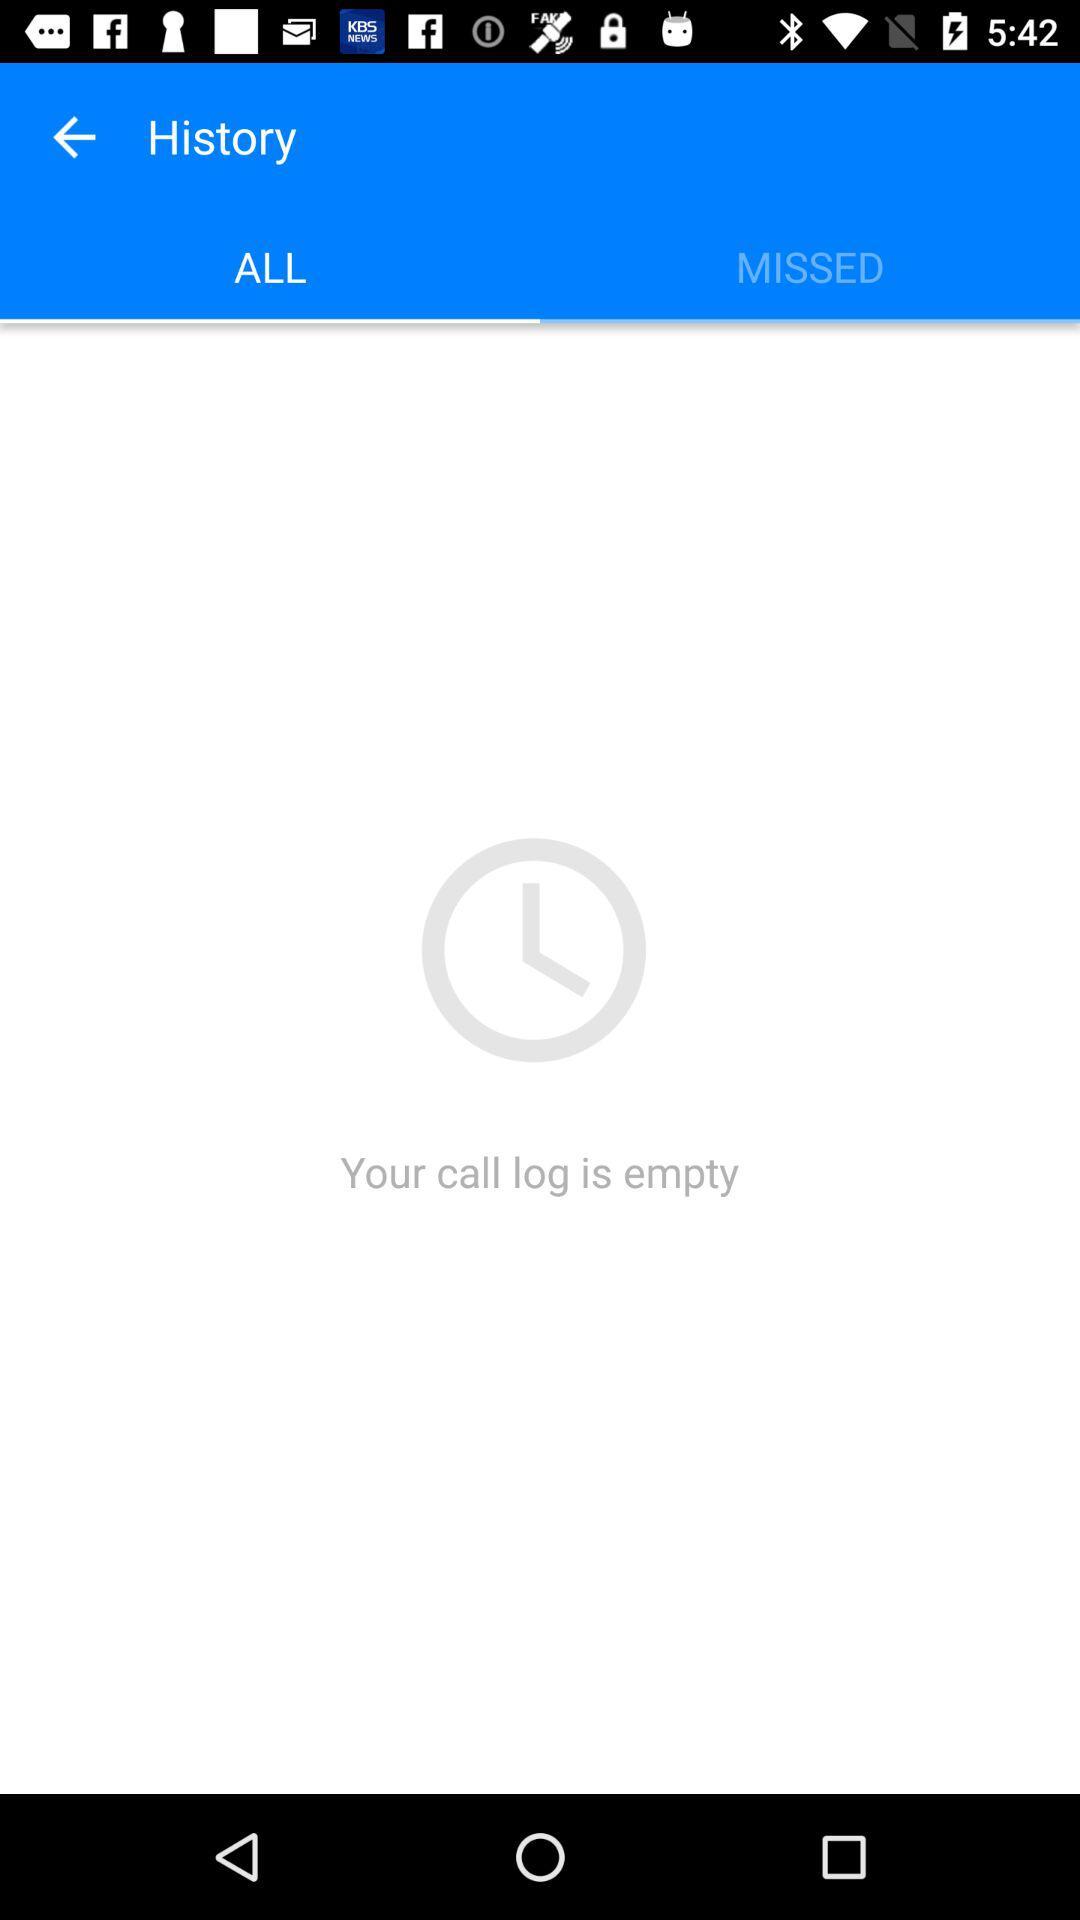 Image resolution: width=1080 pixels, height=1920 pixels. What do you see at coordinates (72, 135) in the screenshot?
I see `icon to the left of the history icon` at bounding box center [72, 135].